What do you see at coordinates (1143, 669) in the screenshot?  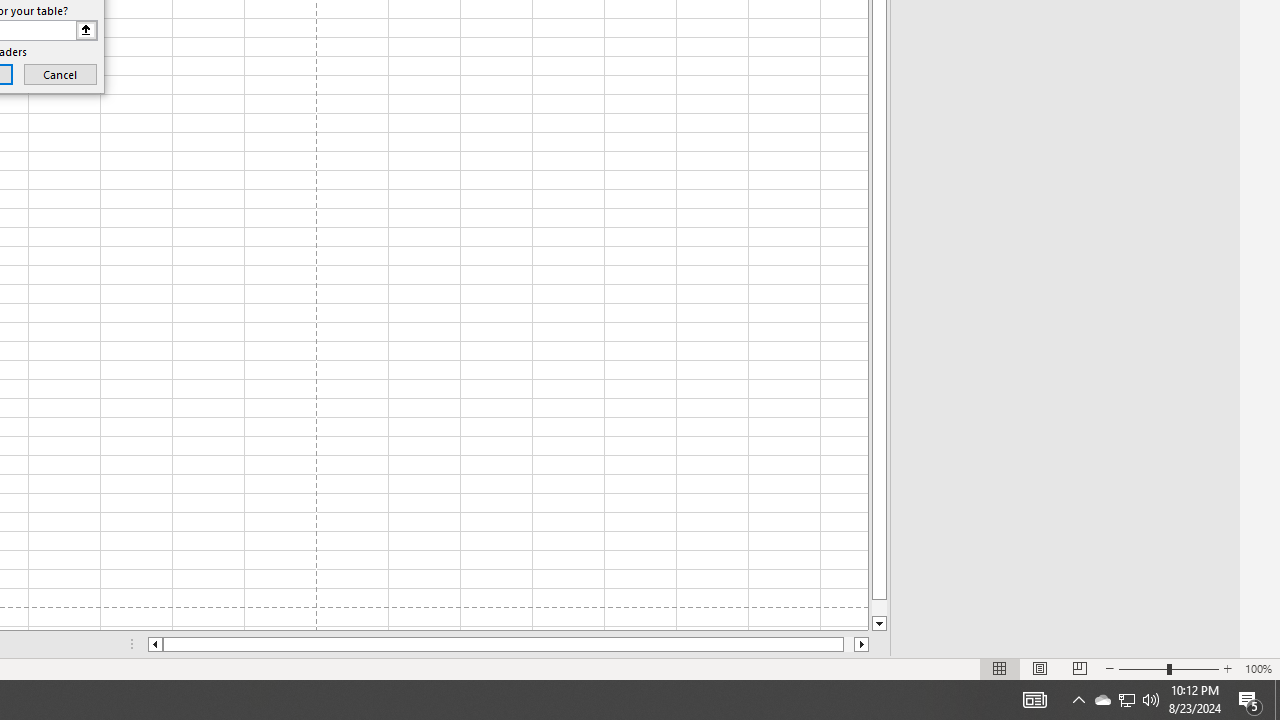 I see `'Zoom Out'` at bounding box center [1143, 669].